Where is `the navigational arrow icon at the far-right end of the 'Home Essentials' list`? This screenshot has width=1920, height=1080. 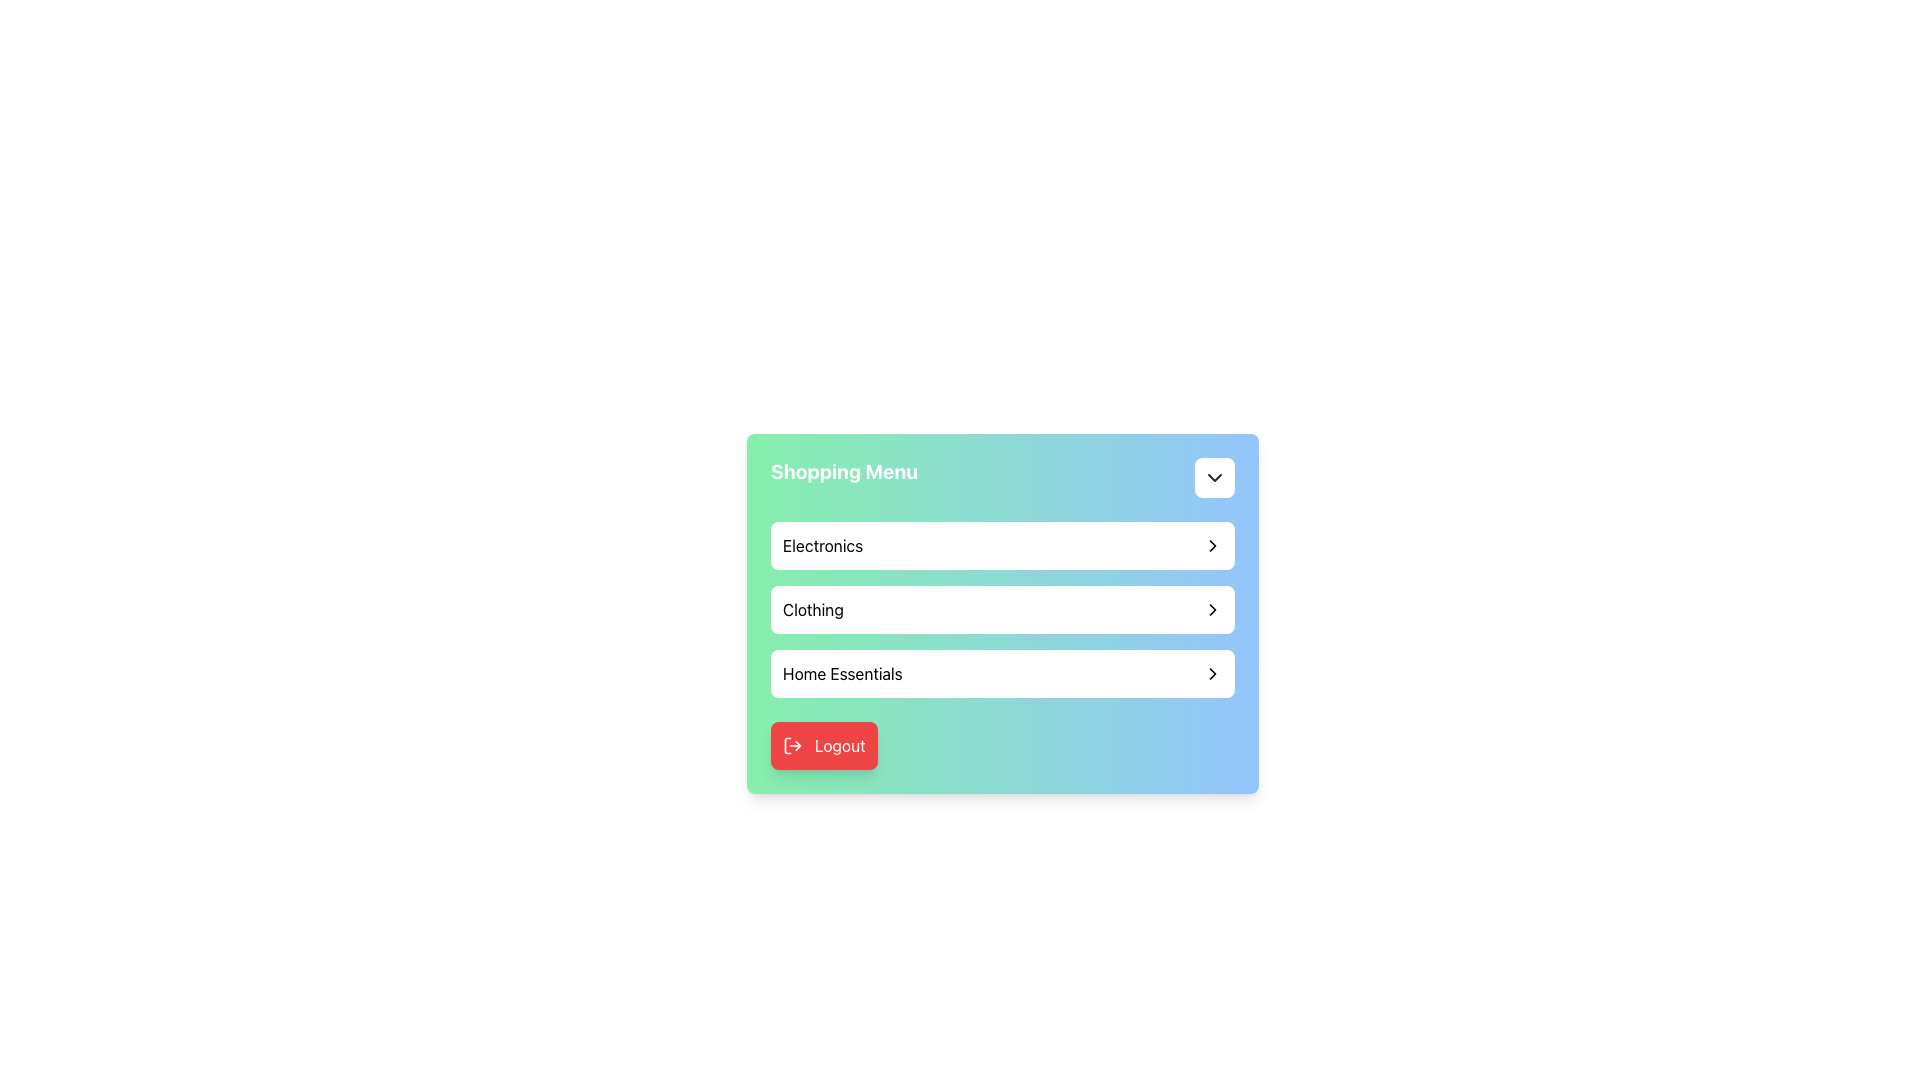 the navigational arrow icon at the far-right end of the 'Home Essentials' list is located at coordinates (1212, 674).